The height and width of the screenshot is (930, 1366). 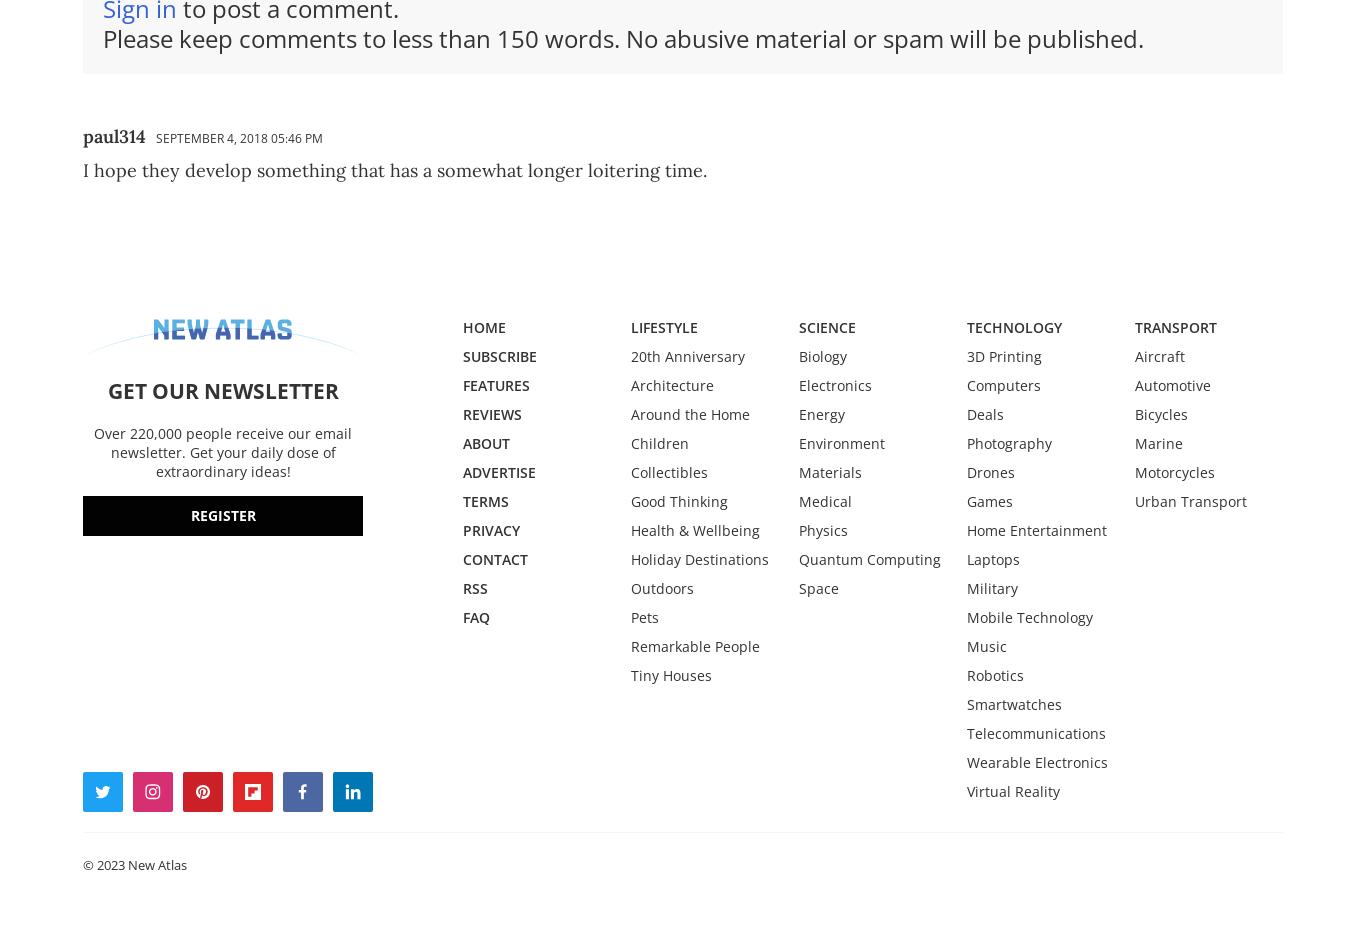 What do you see at coordinates (671, 383) in the screenshot?
I see `'Architecture'` at bounding box center [671, 383].